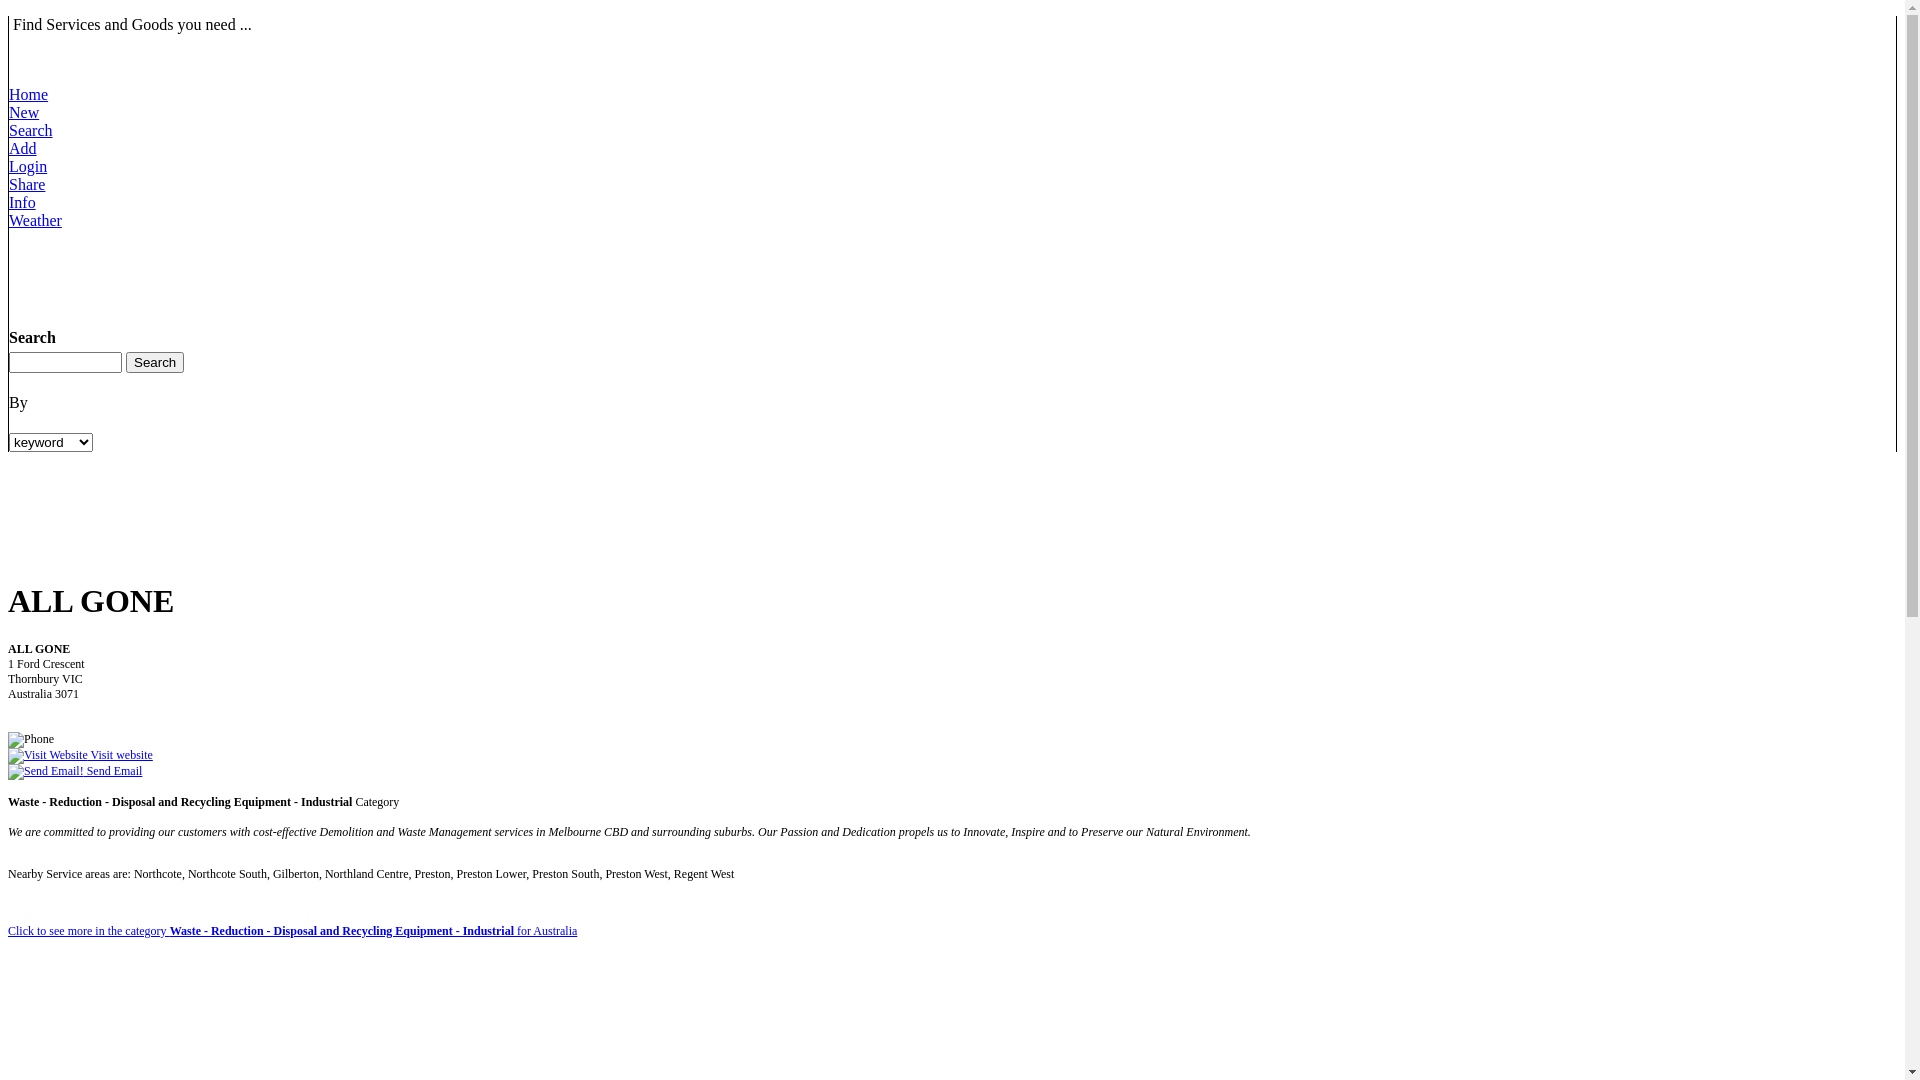 This screenshot has height=1080, width=1920. I want to click on 'New', so click(28, 121).